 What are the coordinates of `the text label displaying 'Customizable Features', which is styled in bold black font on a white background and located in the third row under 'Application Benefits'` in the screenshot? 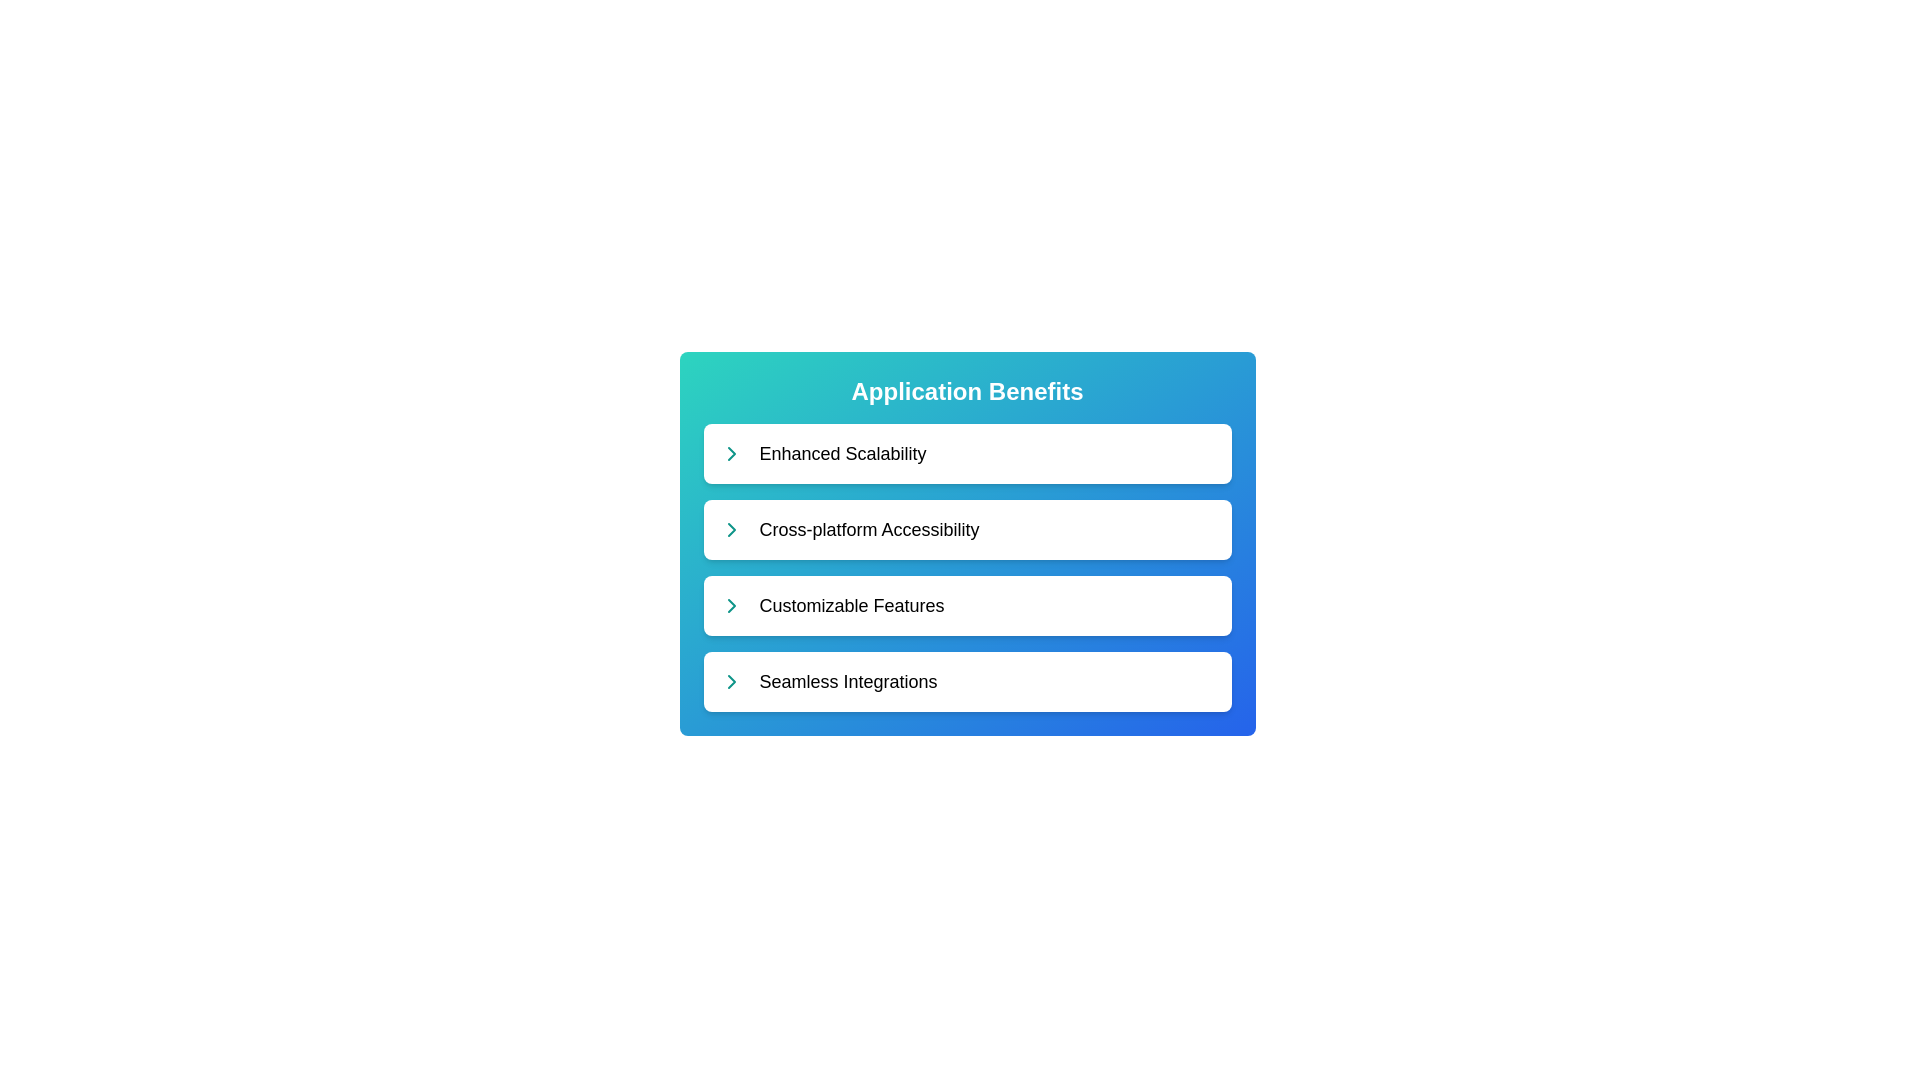 It's located at (852, 604).